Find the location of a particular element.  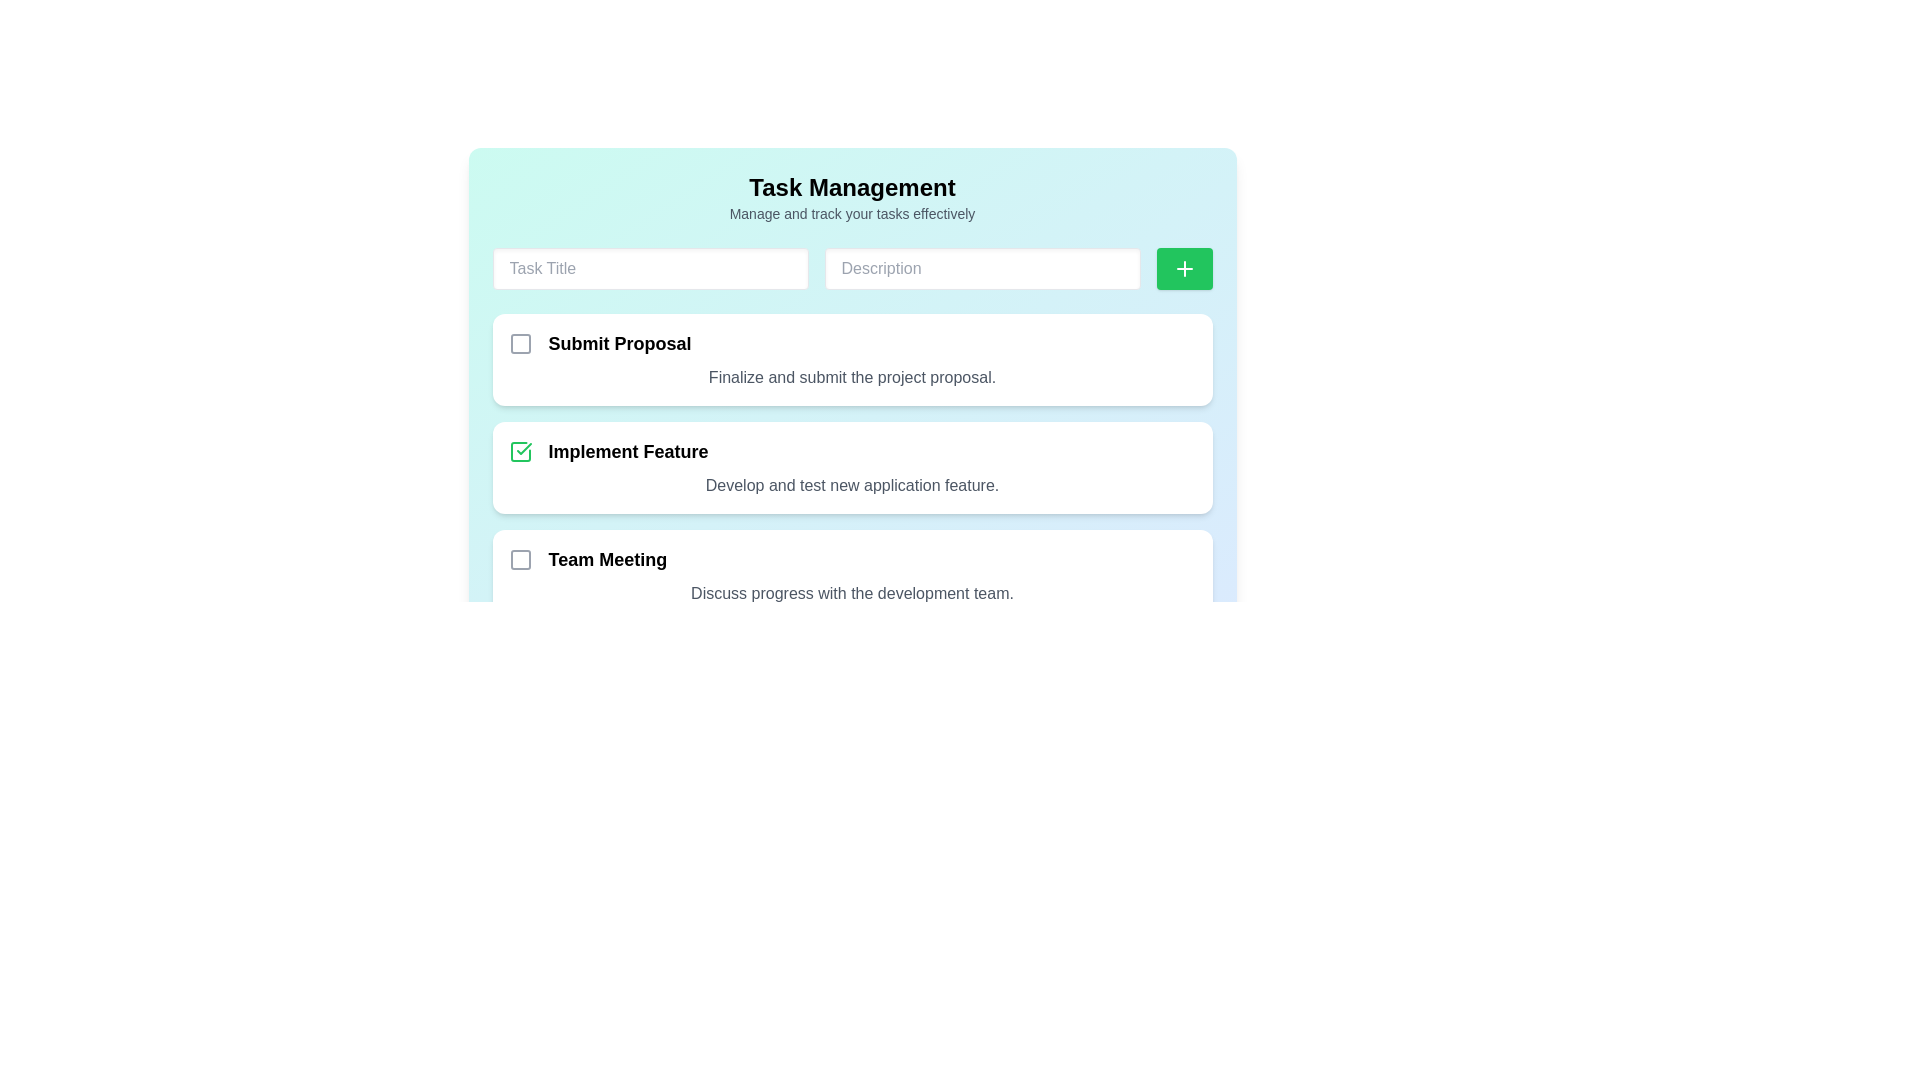

the 'create' or 'add' icon button located at the top-right corner of the interface is located at coordinates (1184, 268).